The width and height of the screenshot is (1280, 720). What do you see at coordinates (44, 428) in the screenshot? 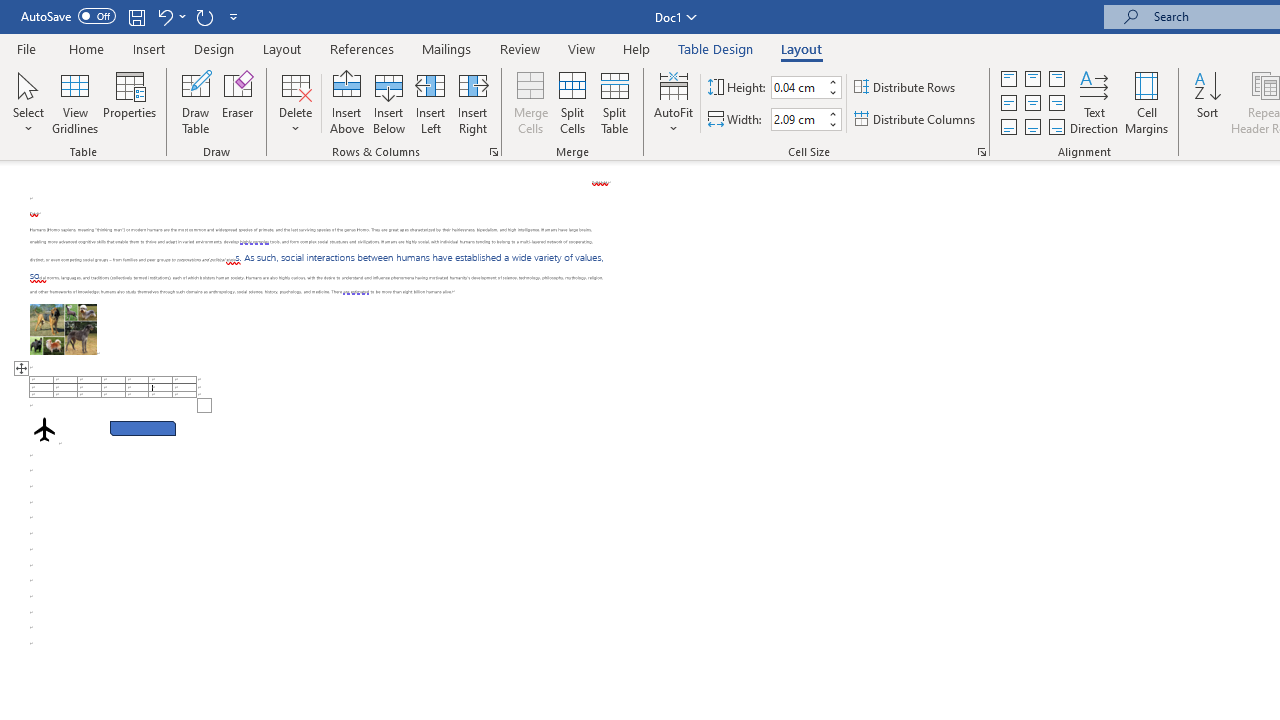
I see `'Airplane with solid fill'` at bounding box center [44, 428].